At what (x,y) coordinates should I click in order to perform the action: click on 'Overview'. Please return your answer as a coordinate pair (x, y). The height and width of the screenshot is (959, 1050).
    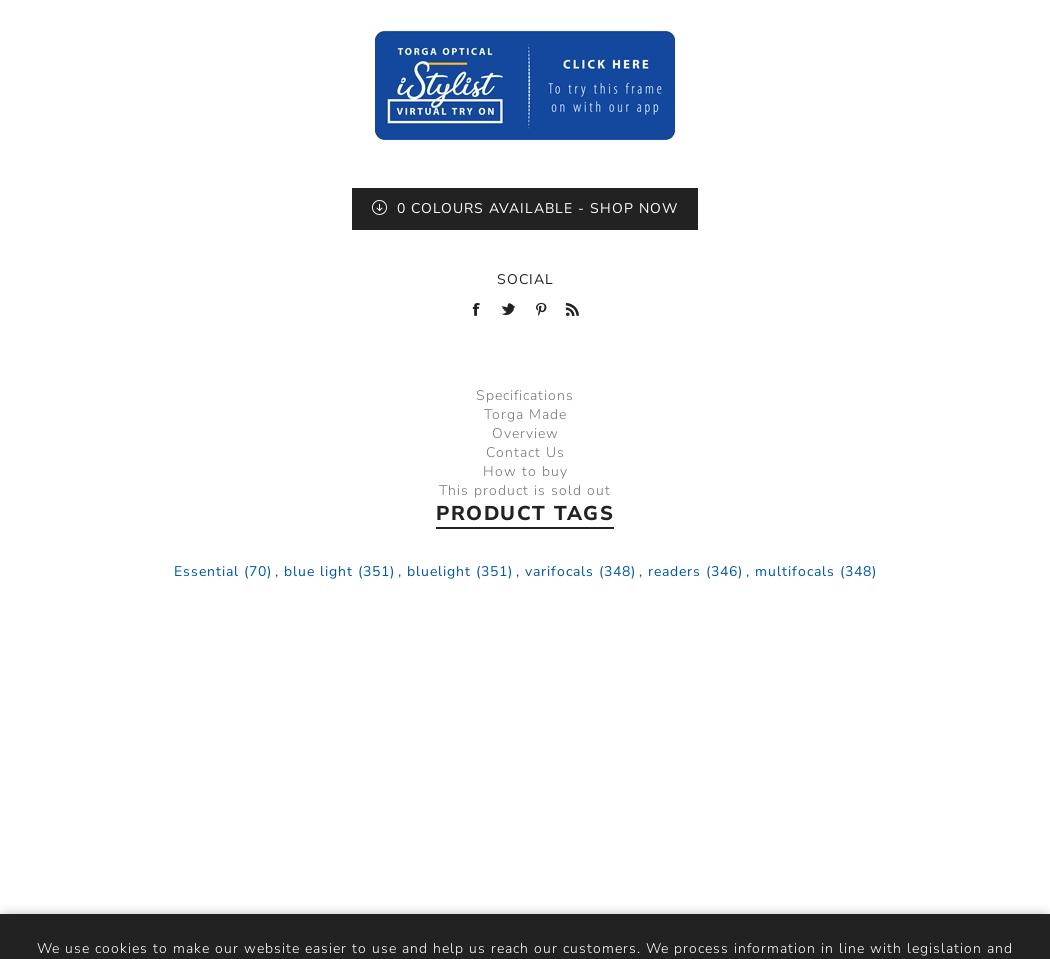
    Looking at the image, I should click on (523, 431).